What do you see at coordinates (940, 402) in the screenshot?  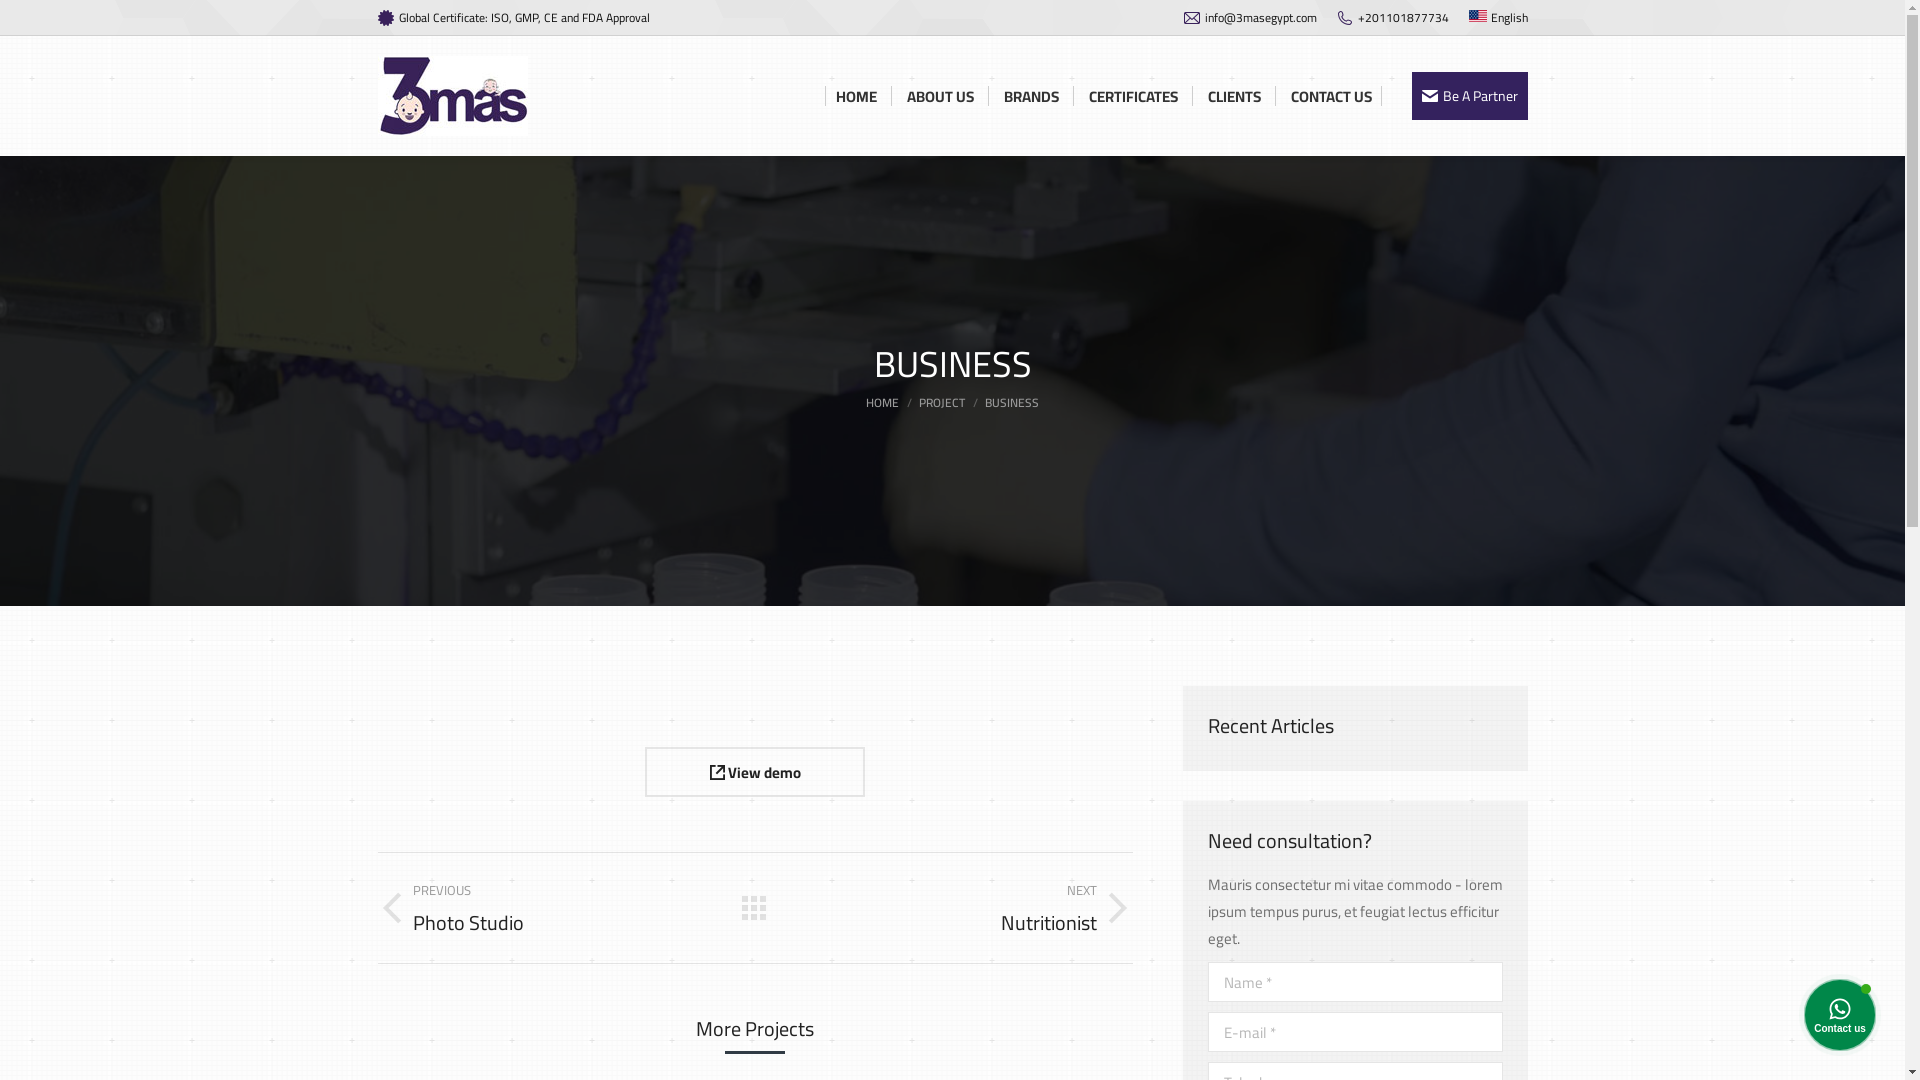 I see `'PROJECT'` at bounding box center [940, 402].